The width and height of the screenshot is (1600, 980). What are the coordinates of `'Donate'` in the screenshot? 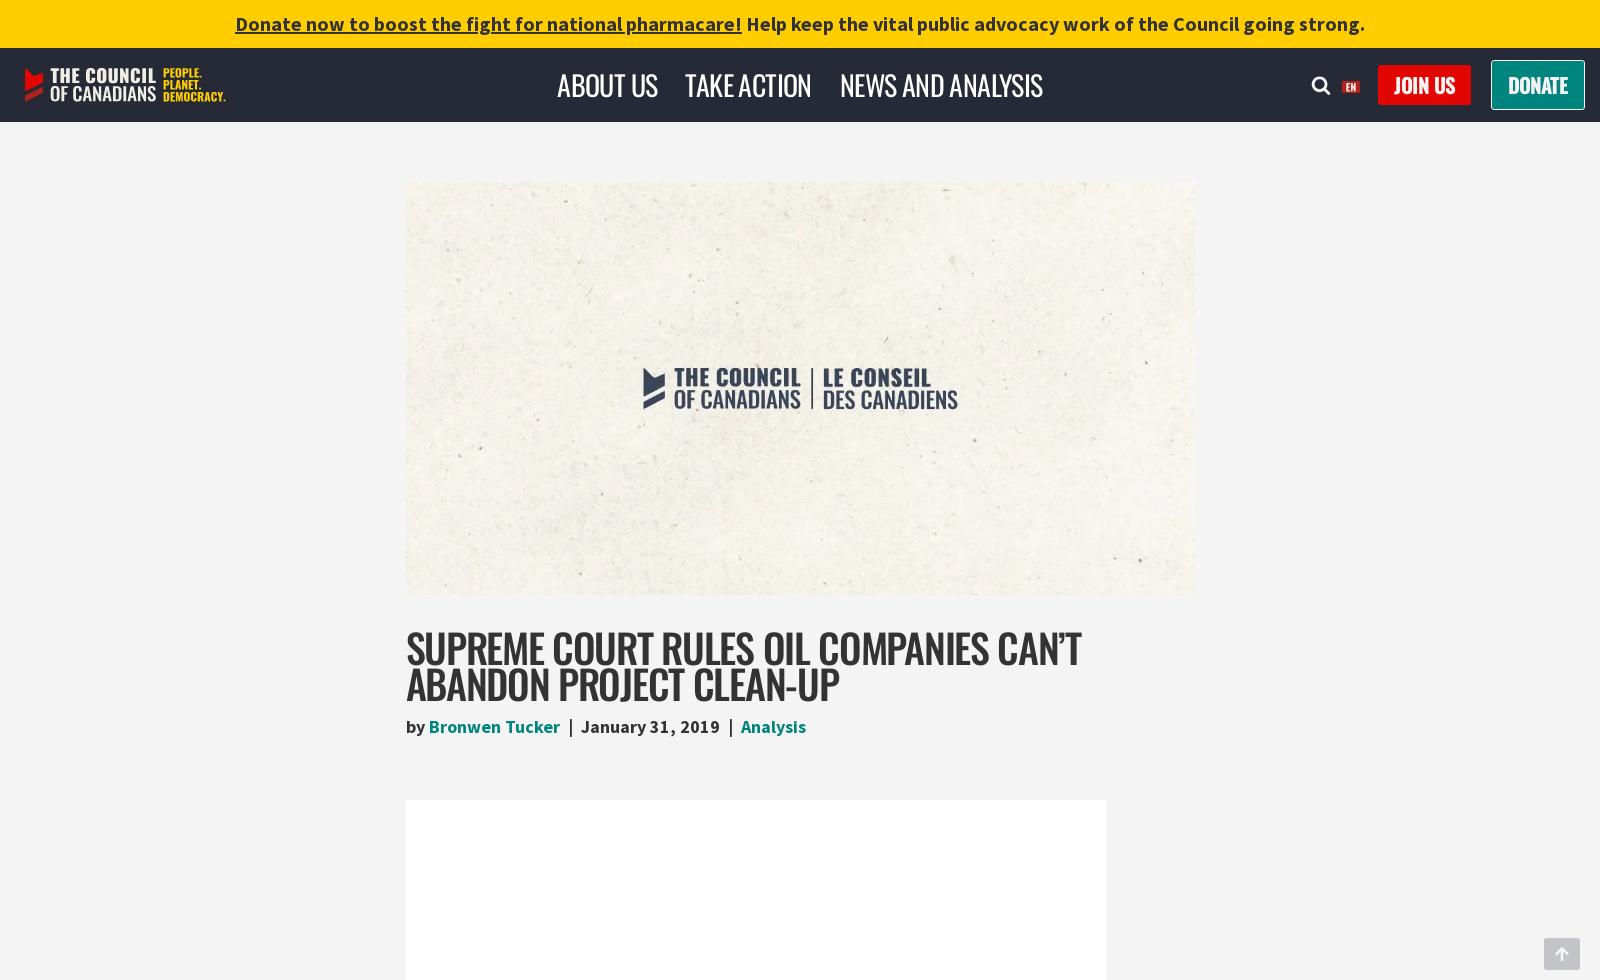 It's located at (1508, 84).